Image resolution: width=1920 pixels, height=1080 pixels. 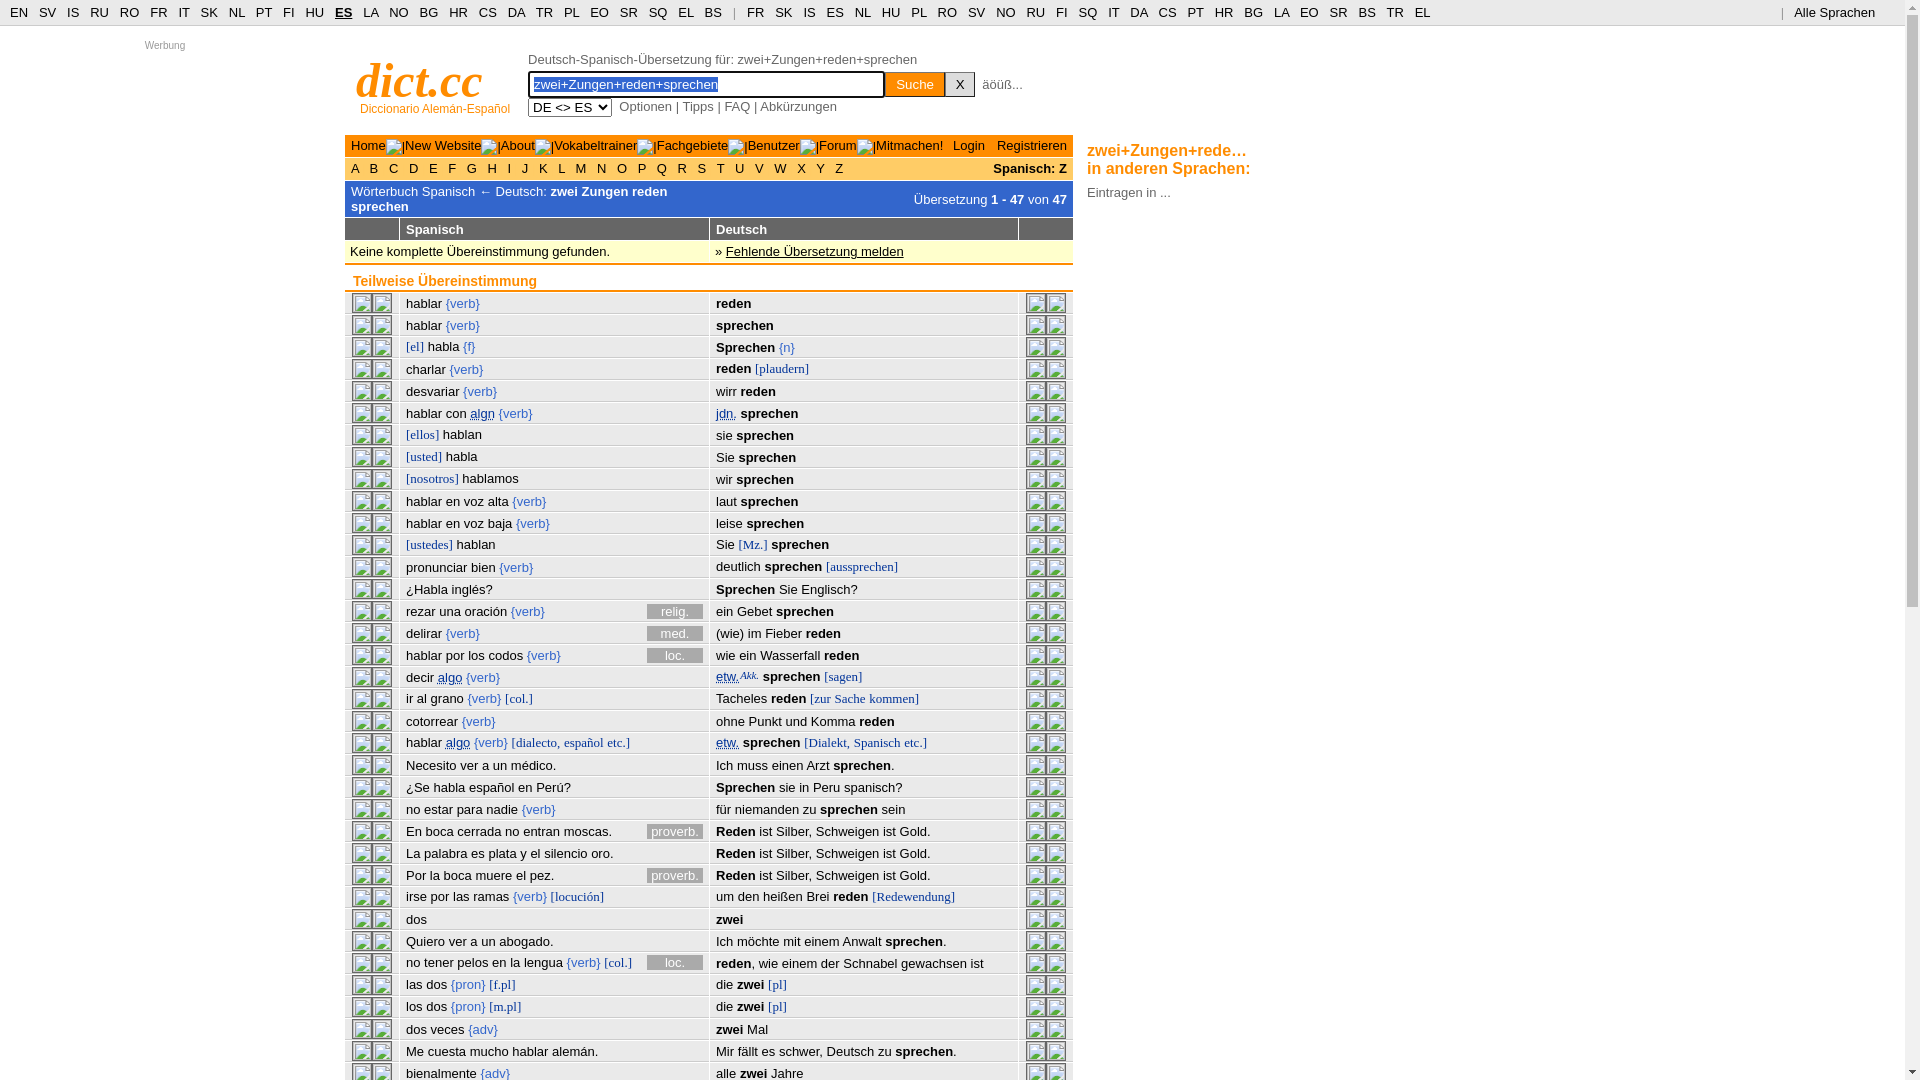 What do you see at coordinates (408, 697) in the screenshot?
I see `'ir'` at bounding box center [408, 697].